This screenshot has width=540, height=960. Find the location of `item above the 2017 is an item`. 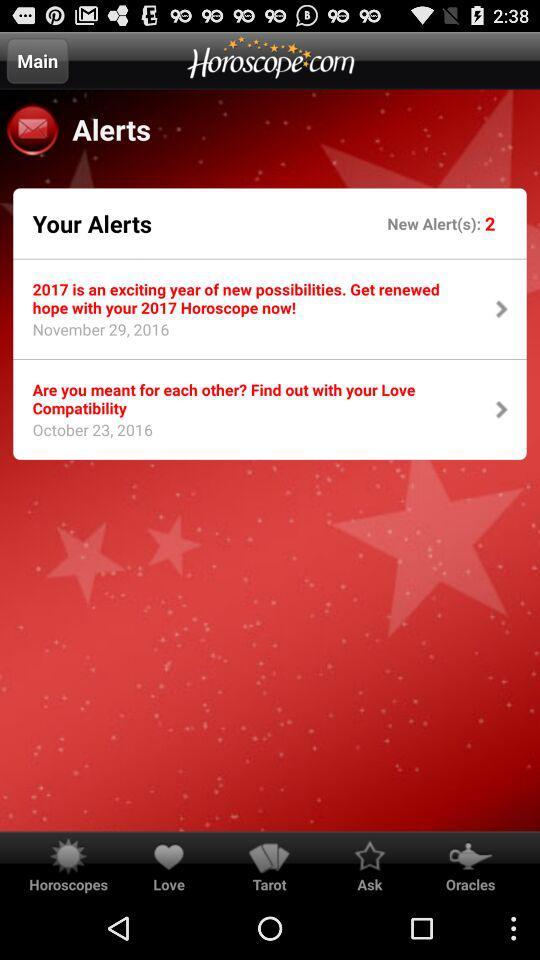

item above the 2017 is an item is located at coordinates (91, 223).